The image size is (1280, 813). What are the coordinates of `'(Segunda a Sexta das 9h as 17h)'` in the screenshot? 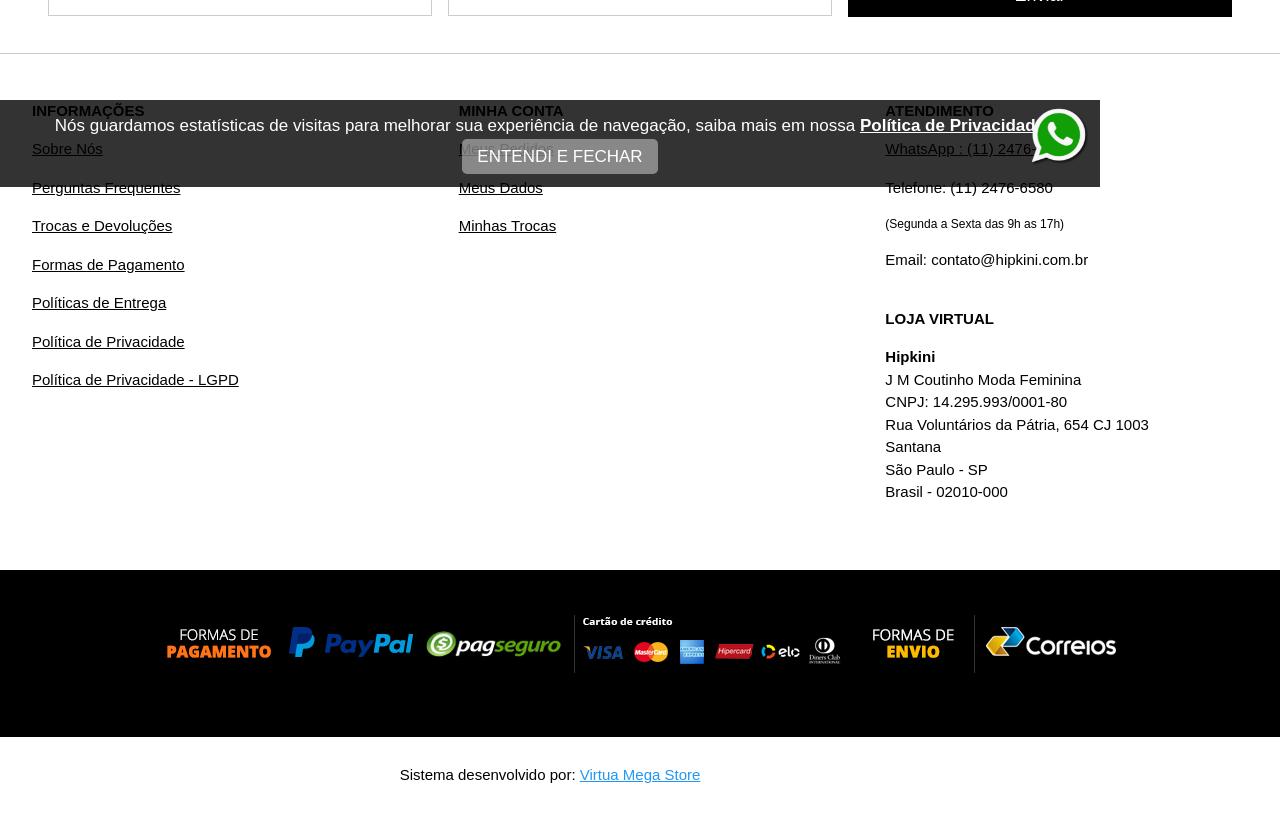 It's located at (974, 222).